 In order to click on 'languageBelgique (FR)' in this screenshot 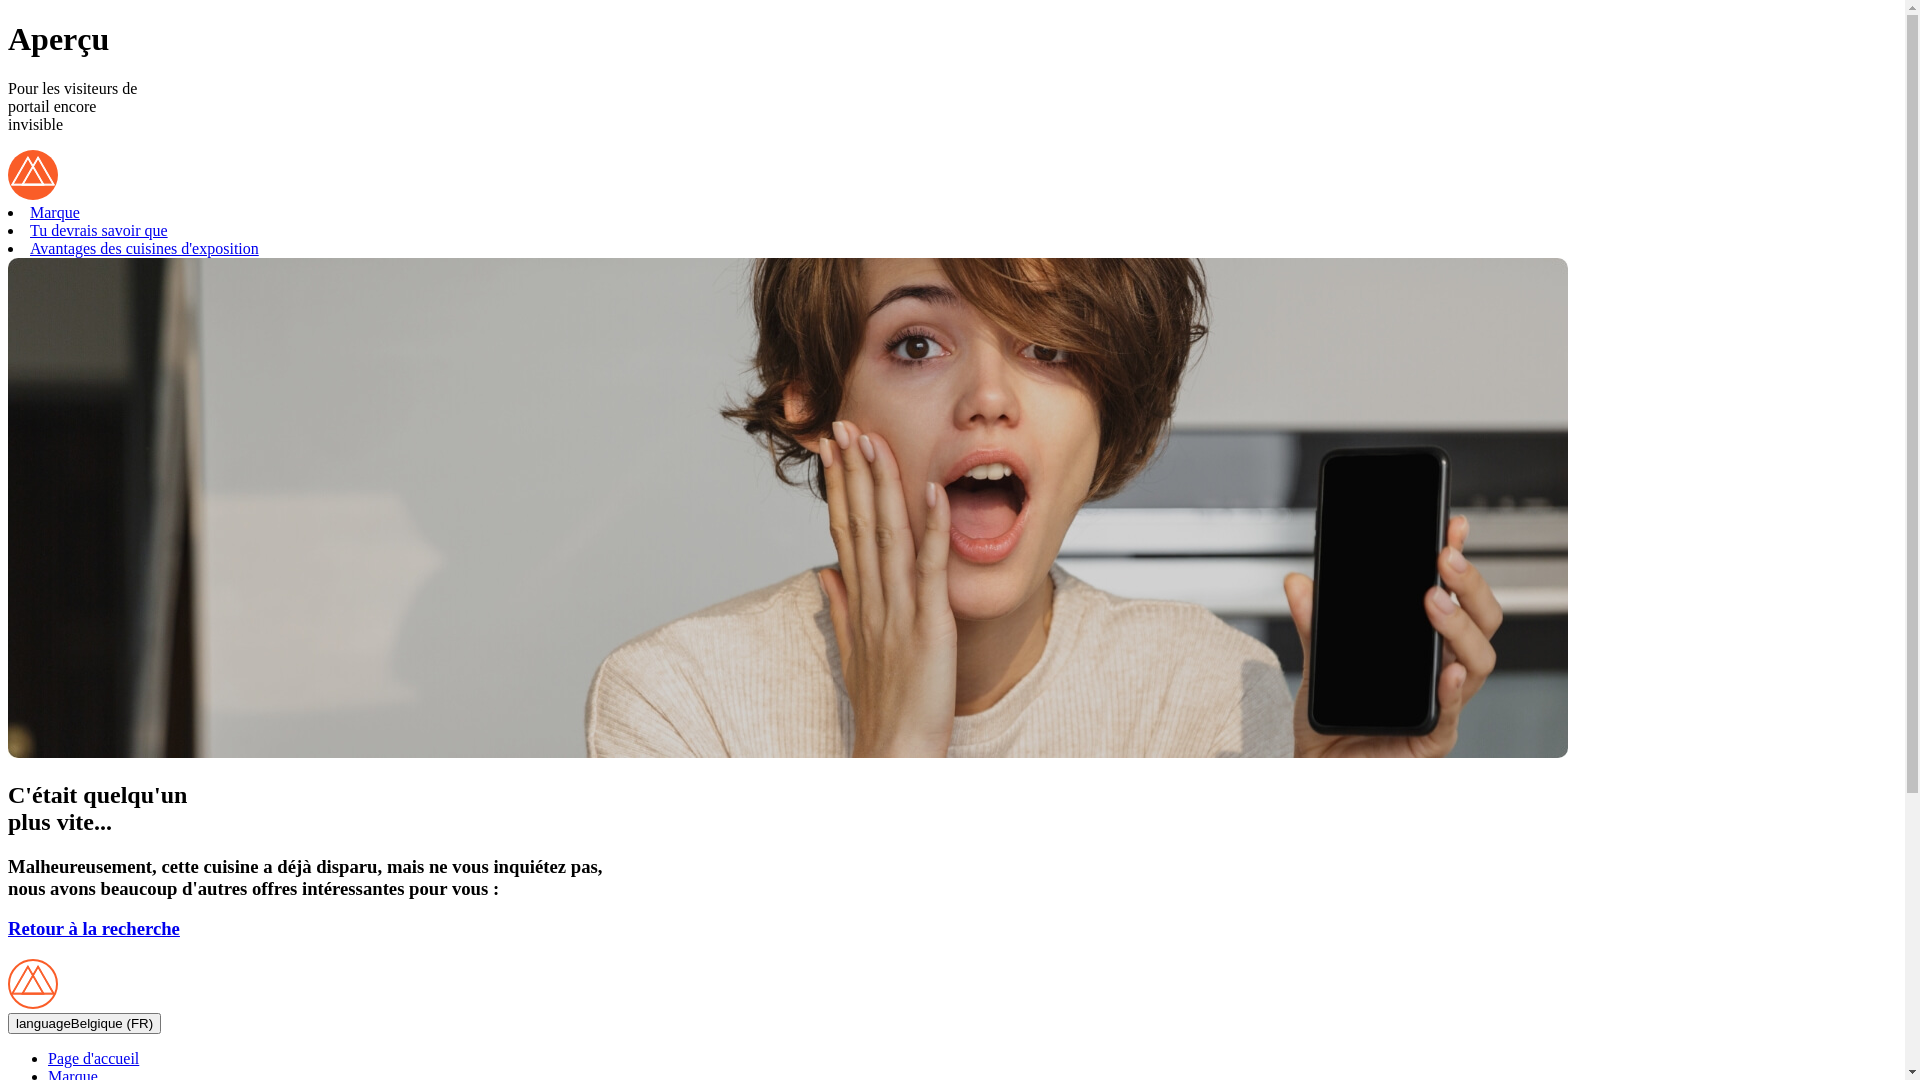, I will do `click(83, 1023)`.